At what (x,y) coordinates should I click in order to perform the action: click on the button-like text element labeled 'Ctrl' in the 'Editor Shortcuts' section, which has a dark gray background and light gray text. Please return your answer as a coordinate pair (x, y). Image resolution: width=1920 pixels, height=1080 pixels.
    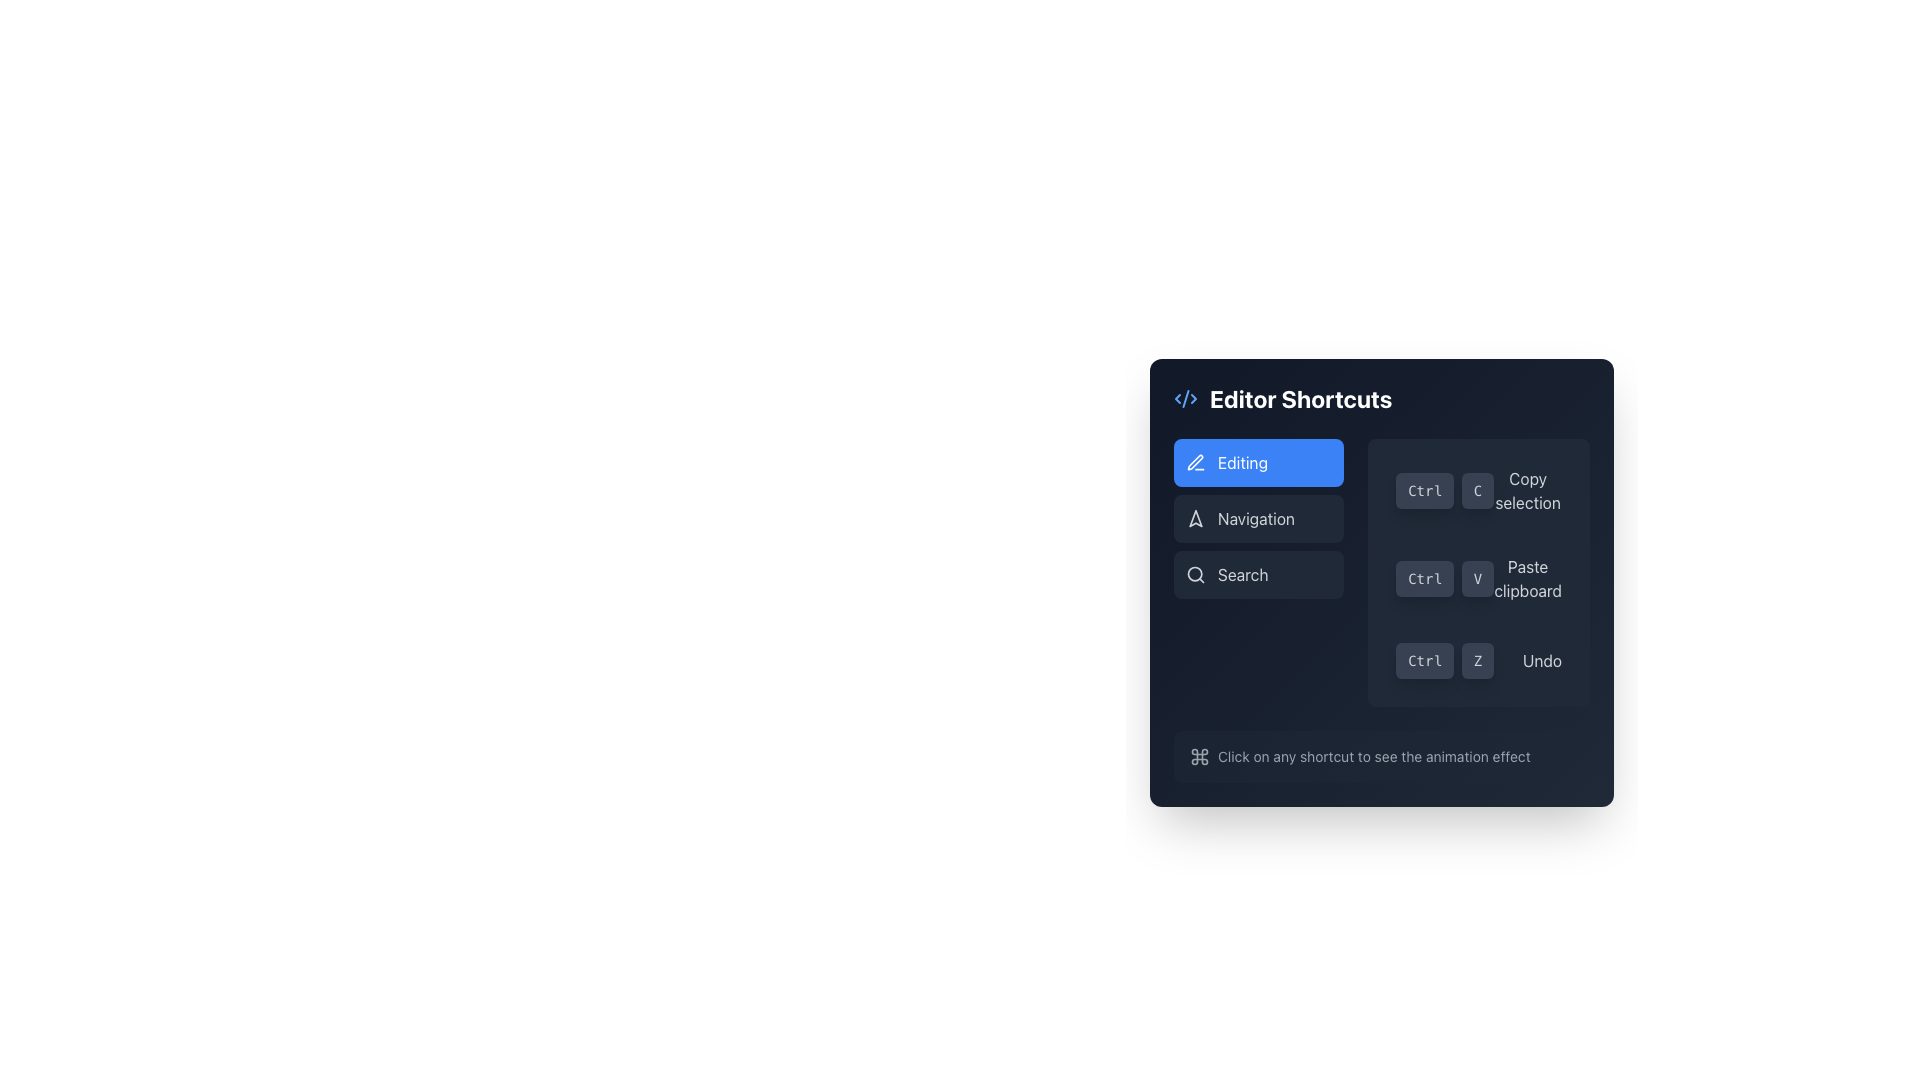
    Looking at the image, I should click on (1424, 660).